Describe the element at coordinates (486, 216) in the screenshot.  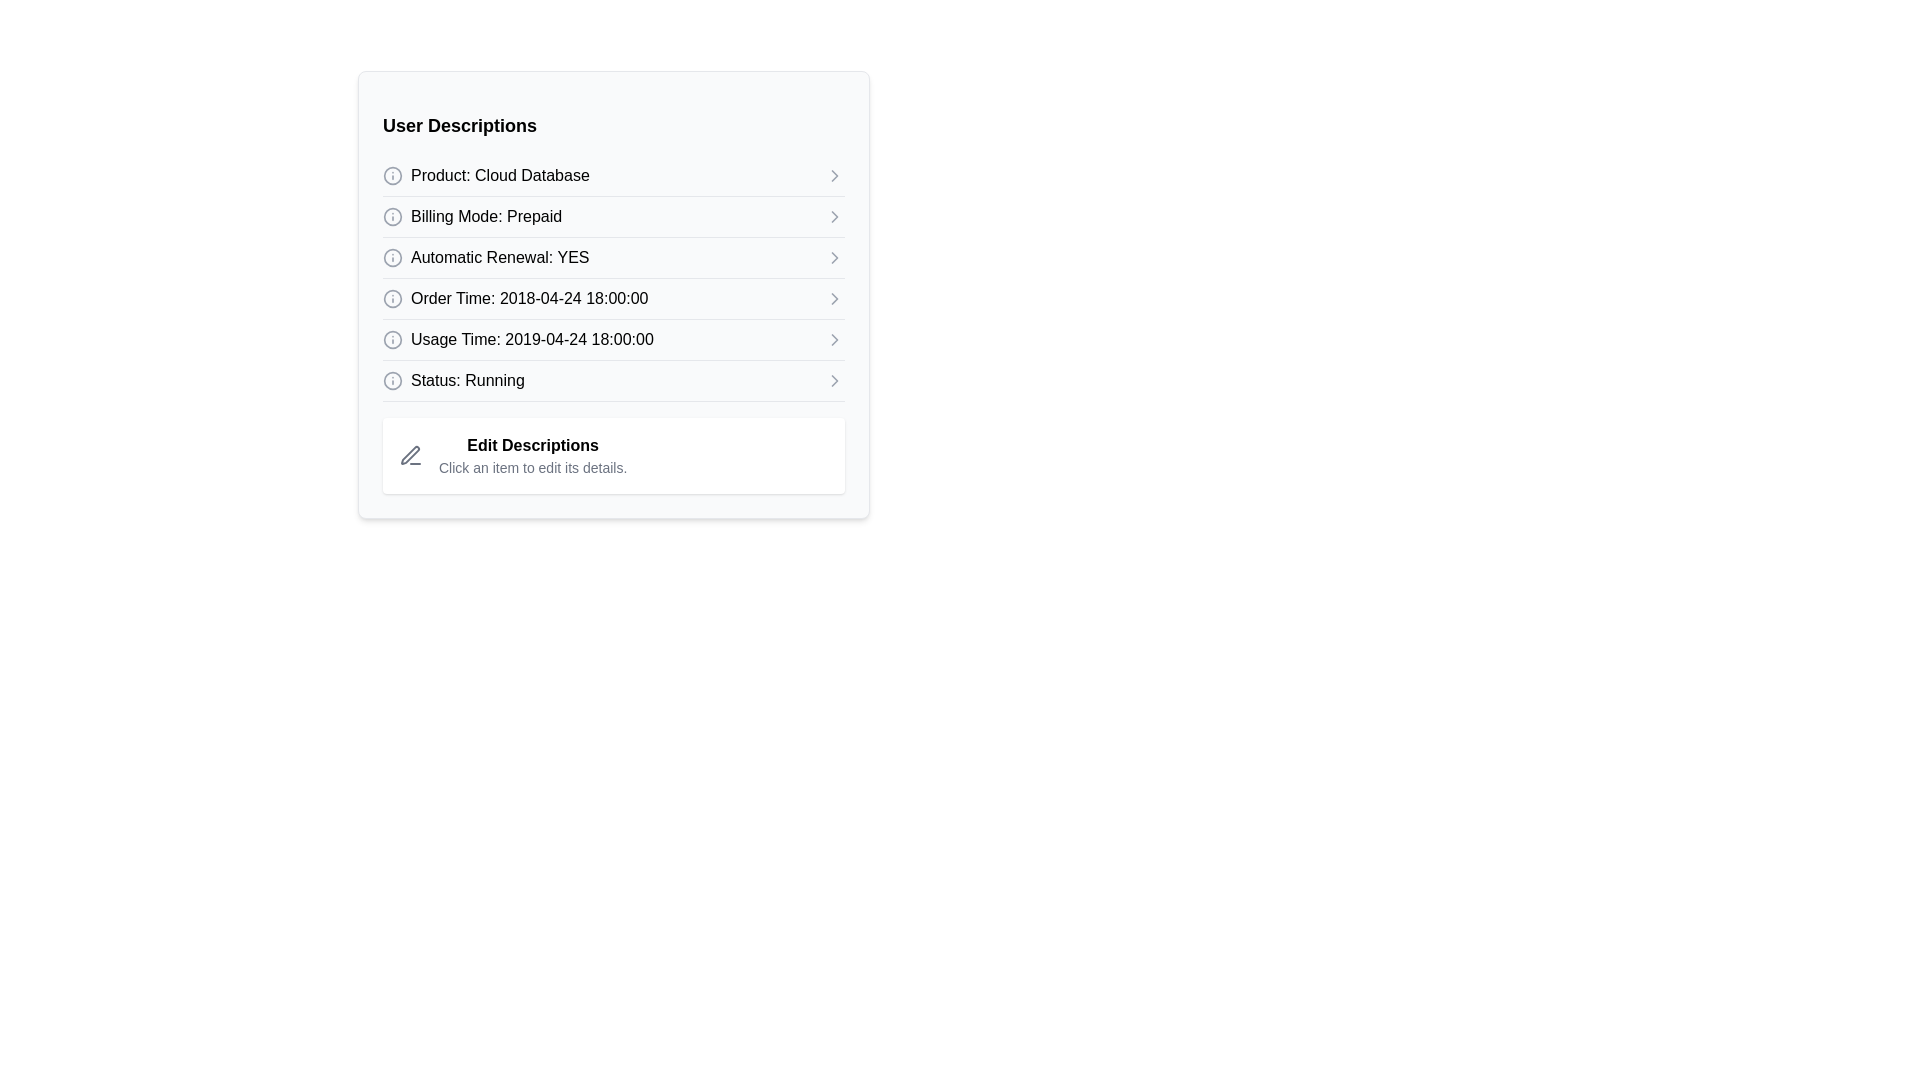
I see `the informative text label reading 'Billing Mode: Prepaid', which is positioned second in a vertical list under 'User Descriptions'` at that location.